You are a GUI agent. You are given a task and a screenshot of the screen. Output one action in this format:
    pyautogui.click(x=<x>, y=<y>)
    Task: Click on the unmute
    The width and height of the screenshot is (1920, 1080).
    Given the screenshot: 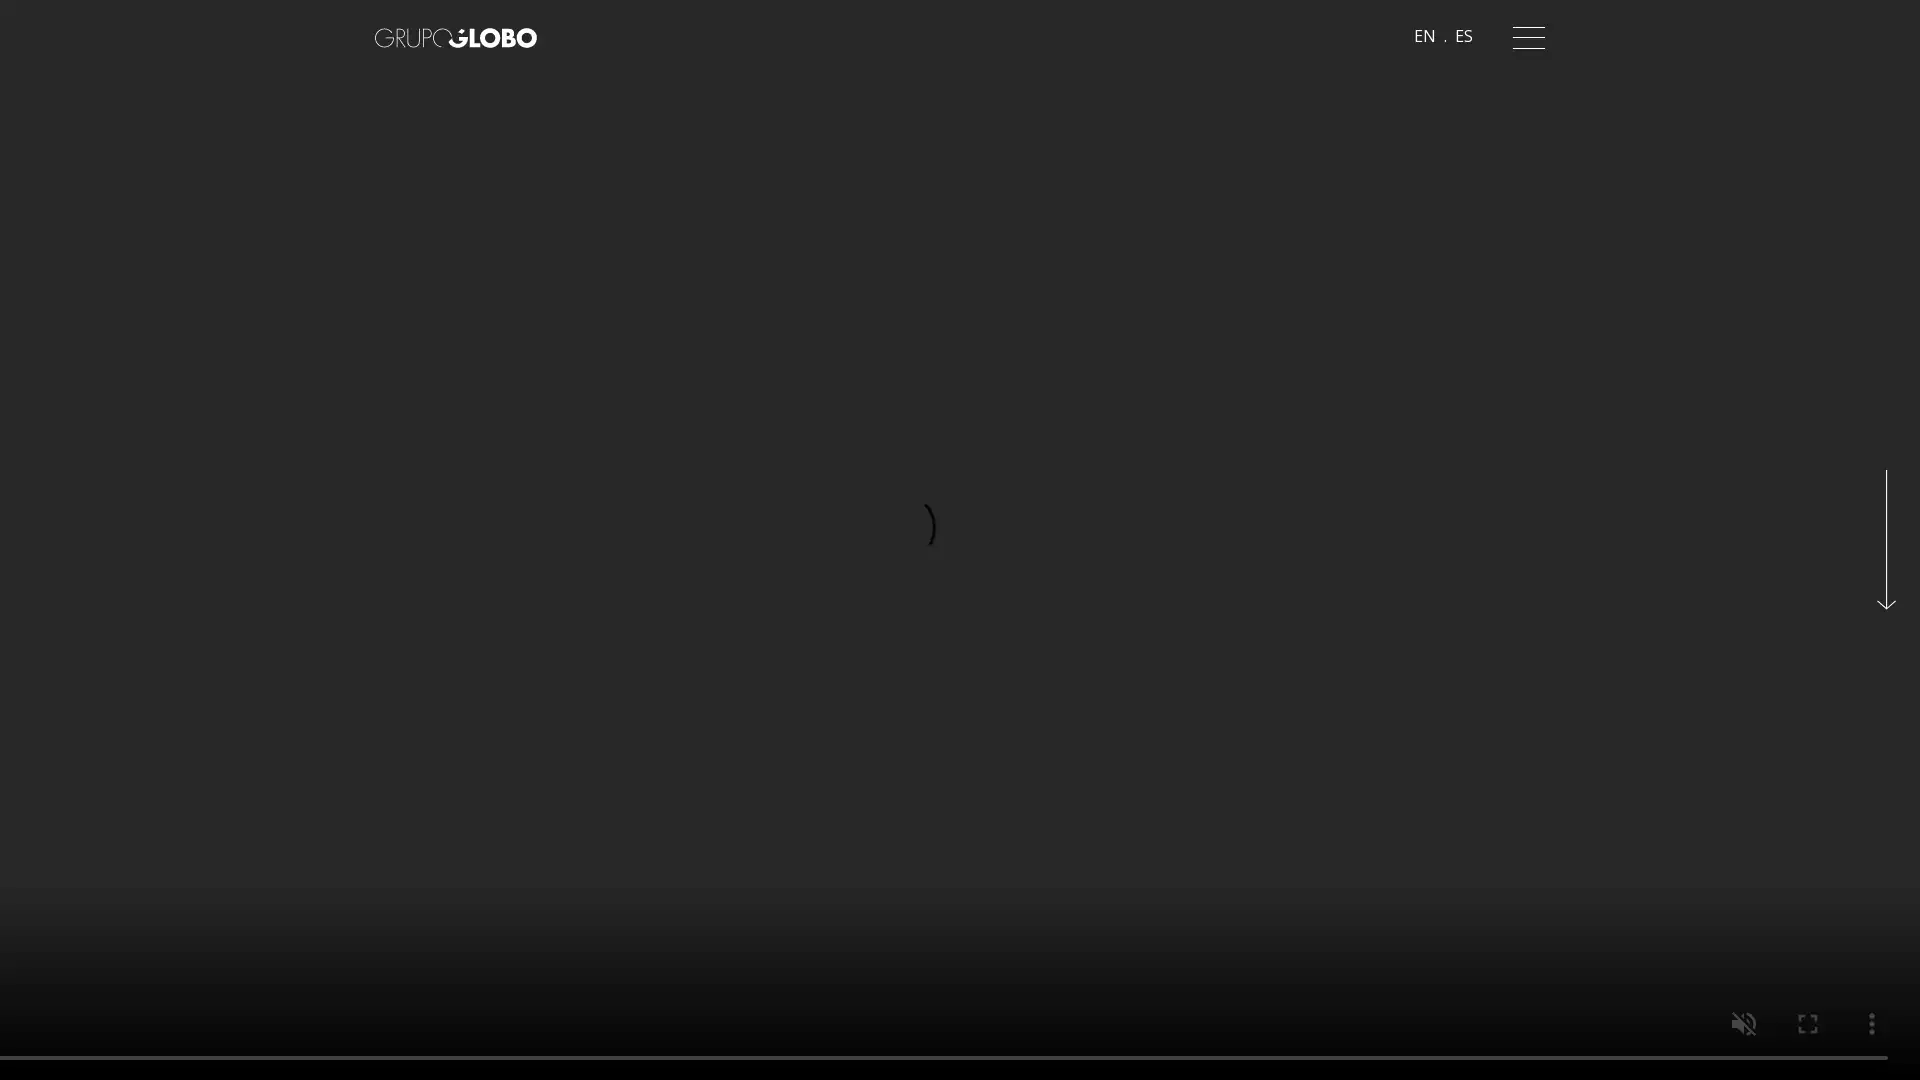 What is the action you would take?
    pyautogui.click(x=1742, y=1023)
    